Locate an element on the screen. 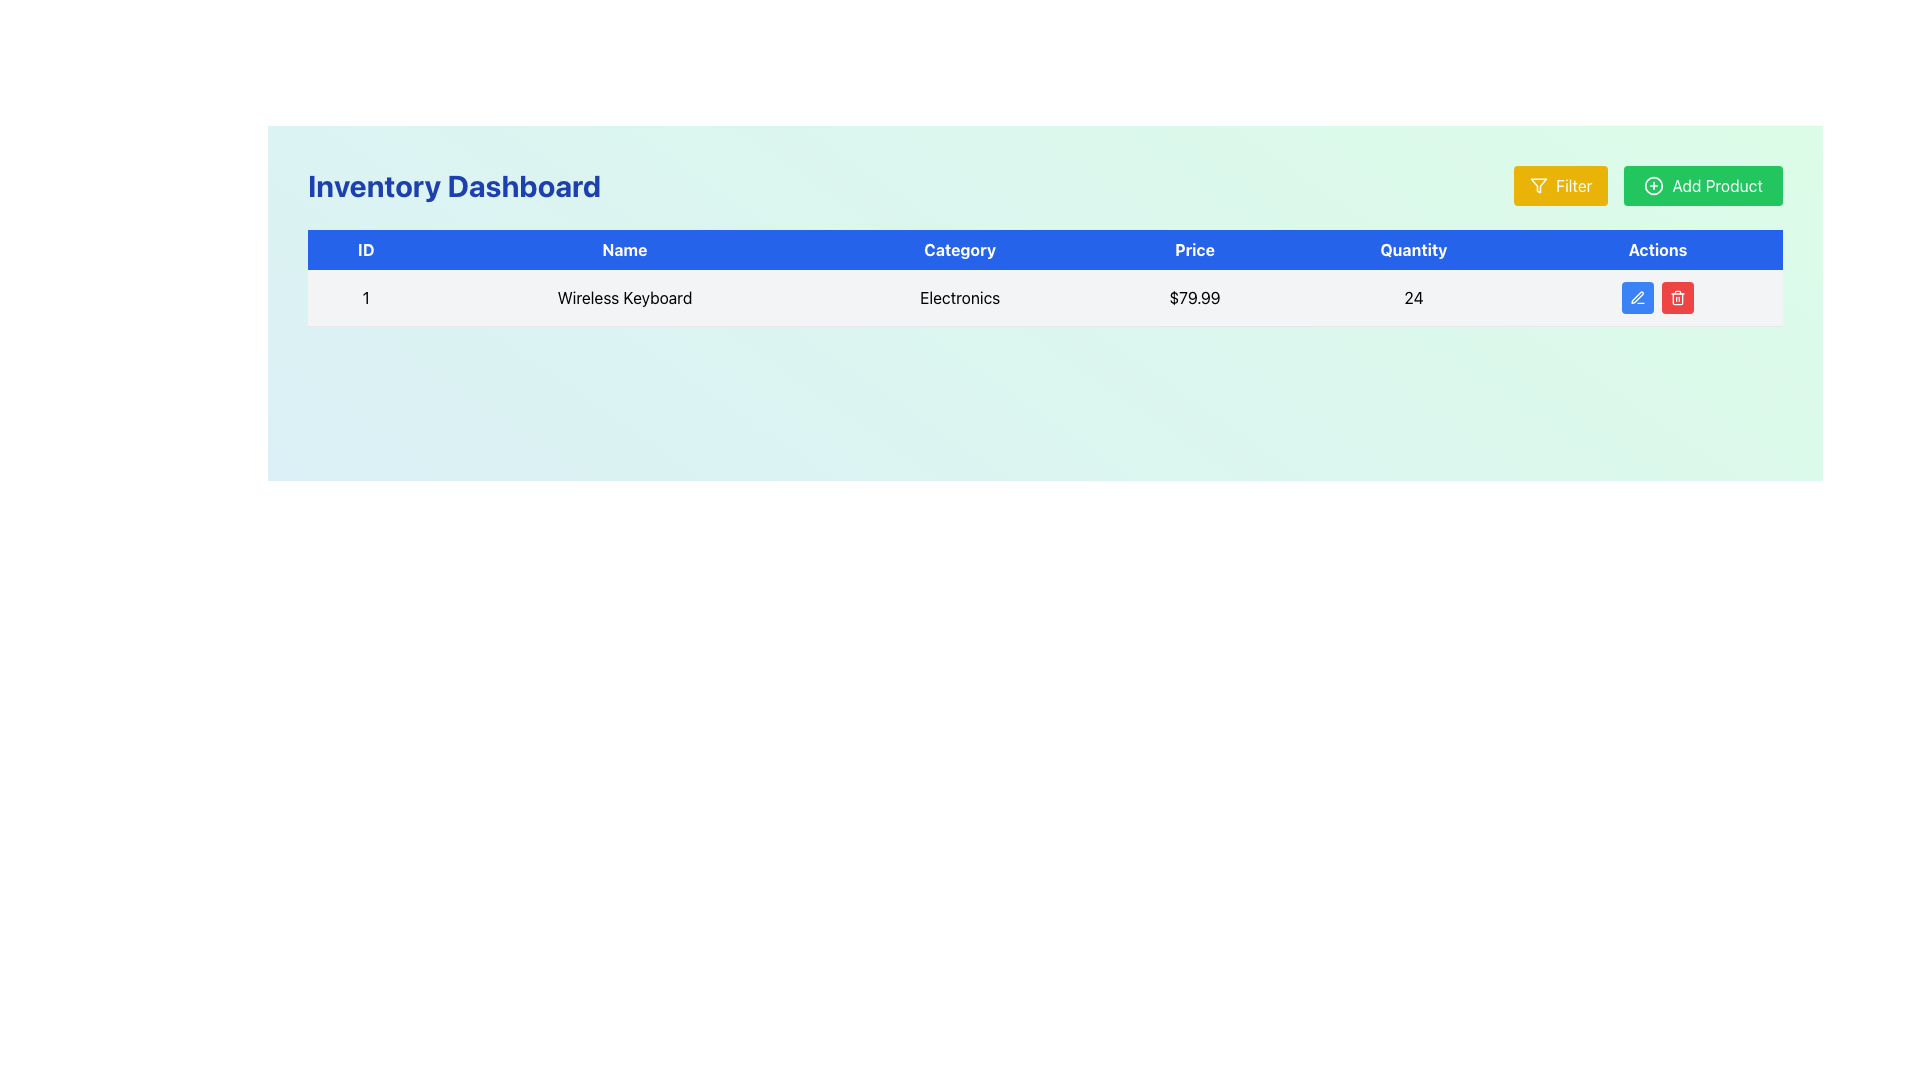 The height and width of the screenshot is (1080, 1920). the button used to add a new product to the inventory, located to the right of the 'Filter' button in the top-right section of the interface is located at coordinates (1702, 185).